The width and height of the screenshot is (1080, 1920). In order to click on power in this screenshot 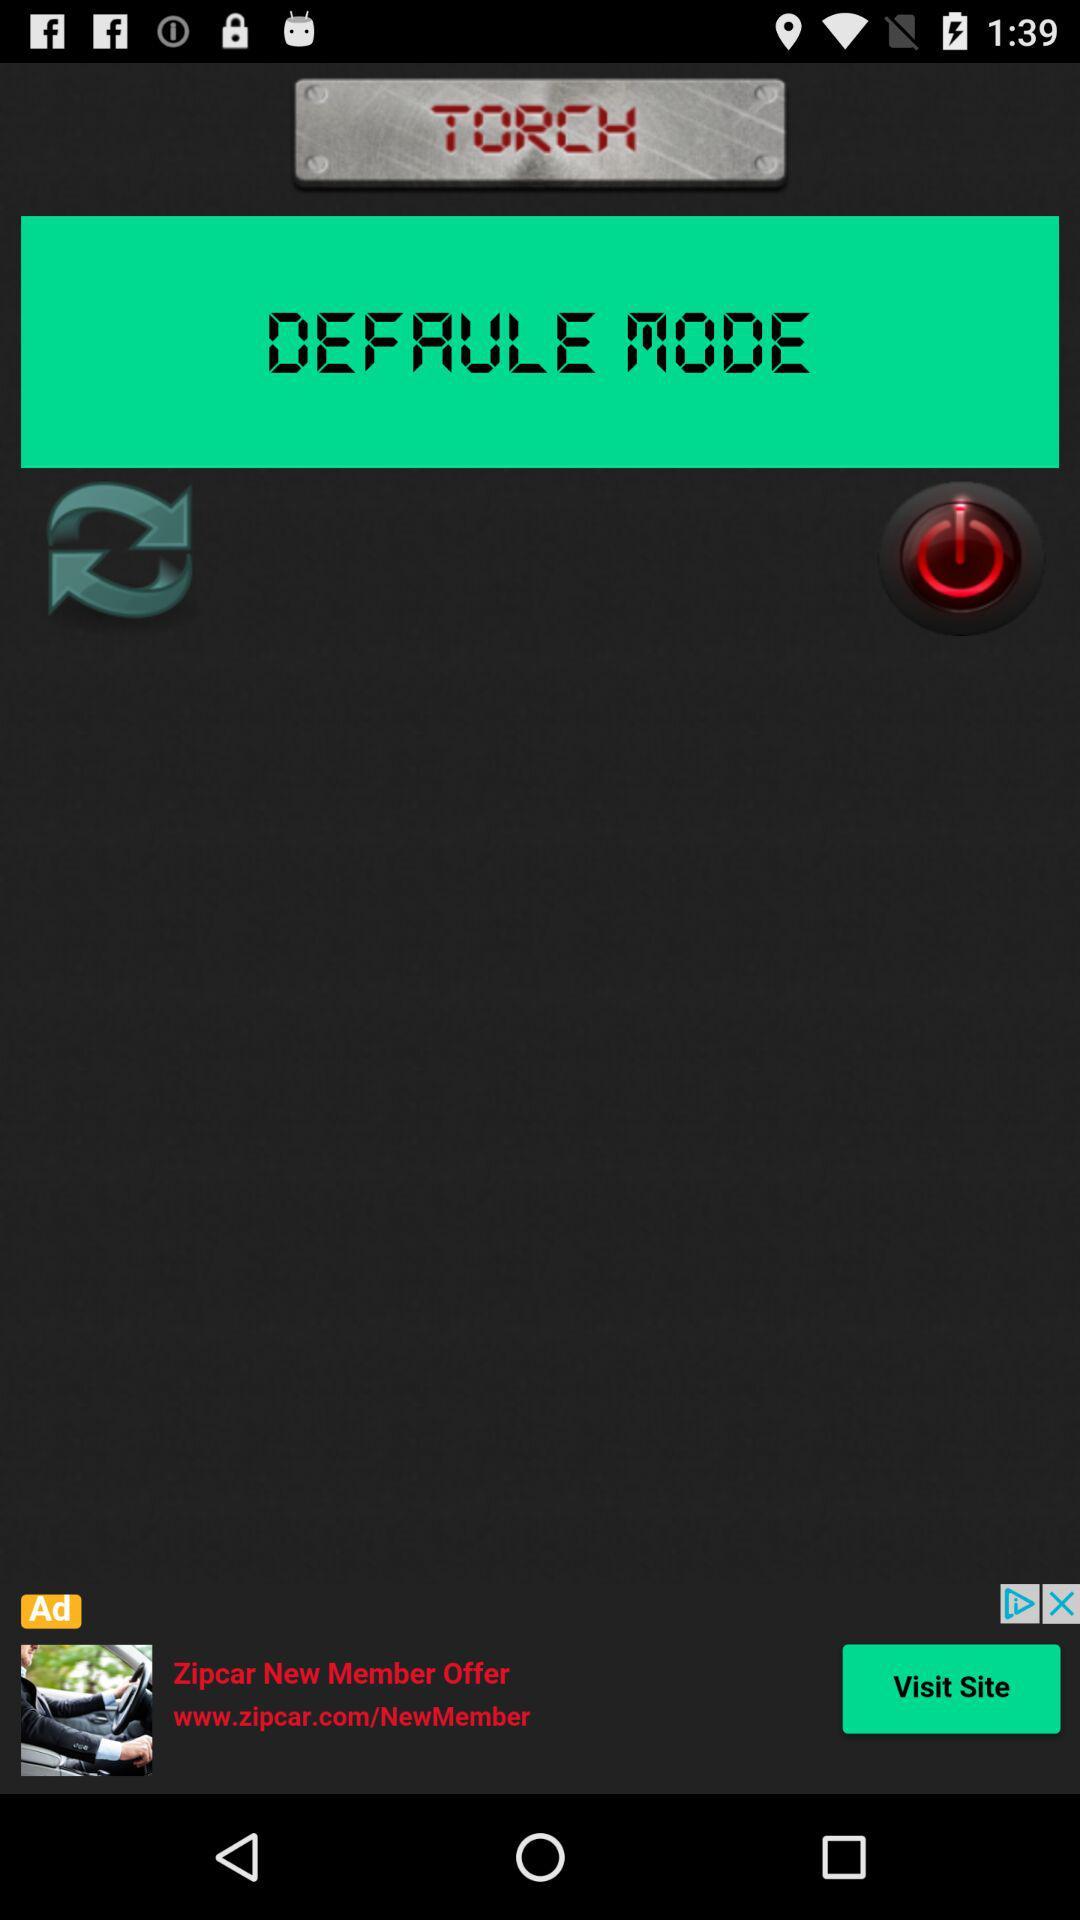, I will do `click(960, 558)`.